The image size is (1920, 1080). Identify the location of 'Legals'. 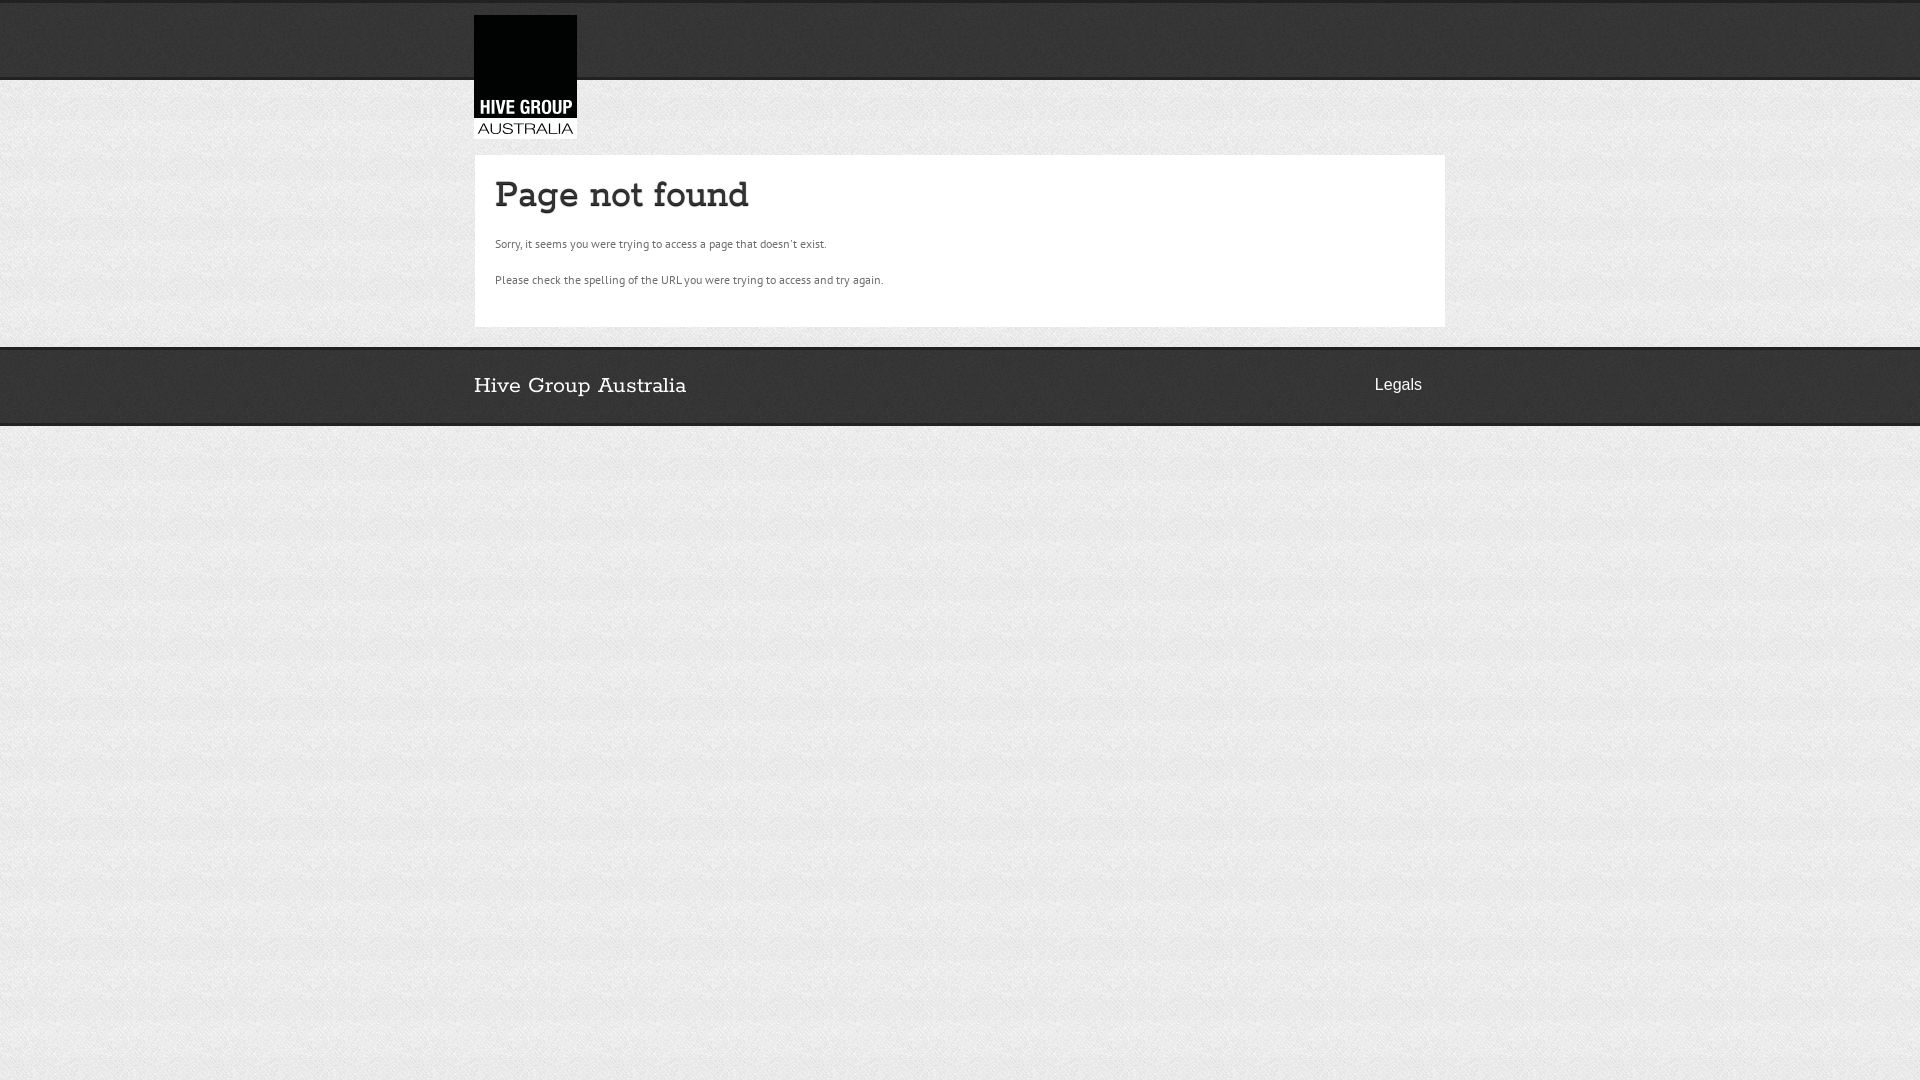
(1397, 385).